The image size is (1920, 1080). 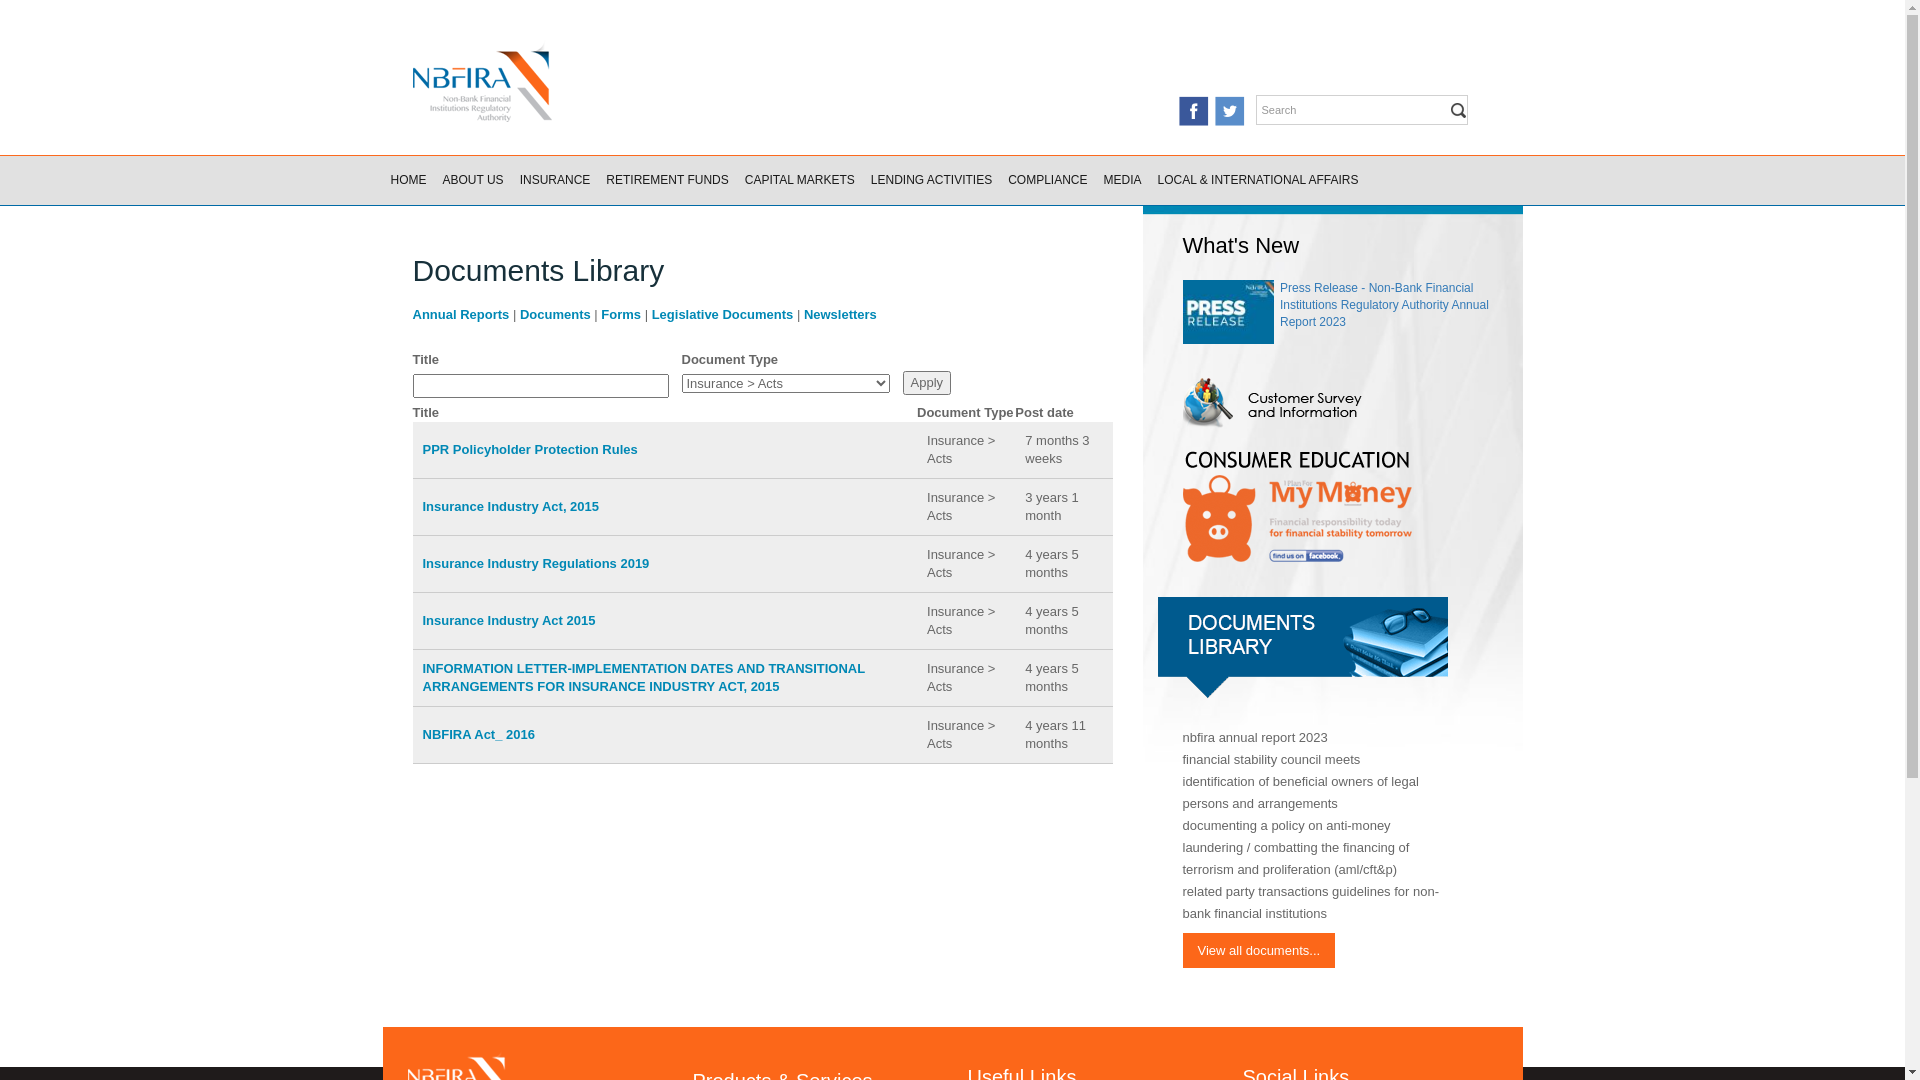 I want to click on 'PPR Policyholder Protection Rules', so click(x=421, y=448).